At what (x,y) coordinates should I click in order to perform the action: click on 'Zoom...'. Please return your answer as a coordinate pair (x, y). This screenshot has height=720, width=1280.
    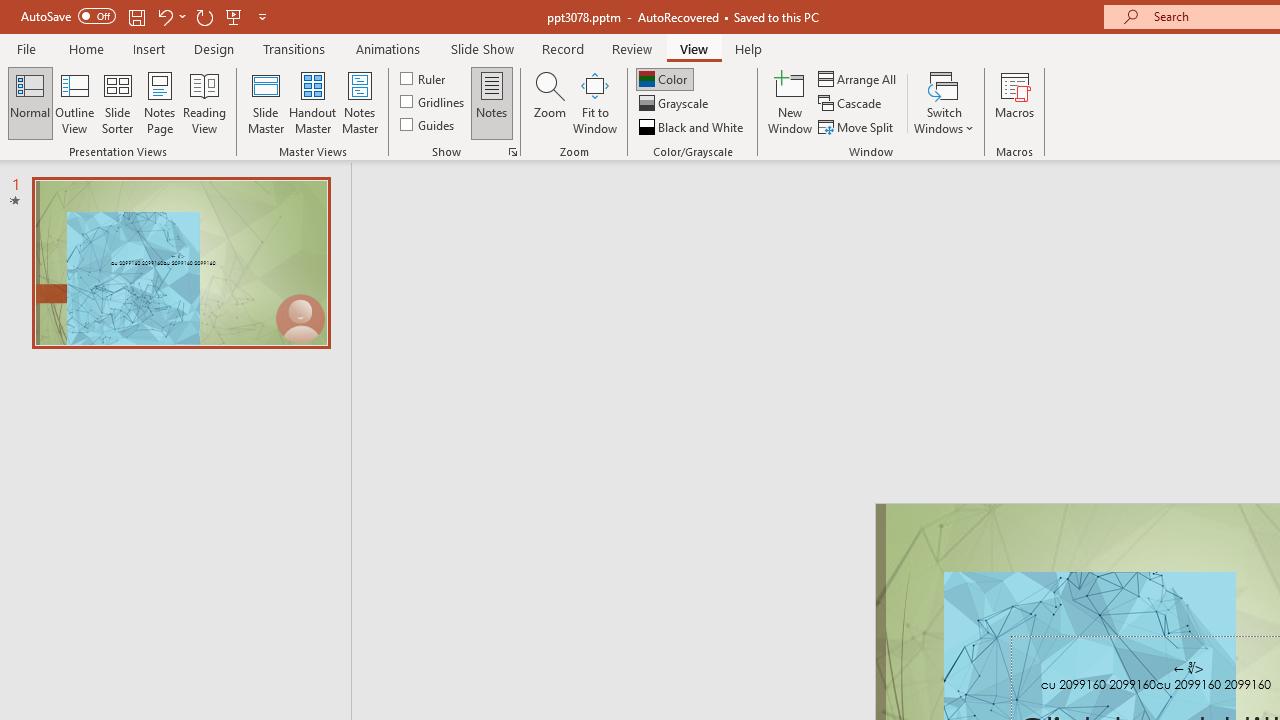
    Looking at the image, I should click on (549, 103).